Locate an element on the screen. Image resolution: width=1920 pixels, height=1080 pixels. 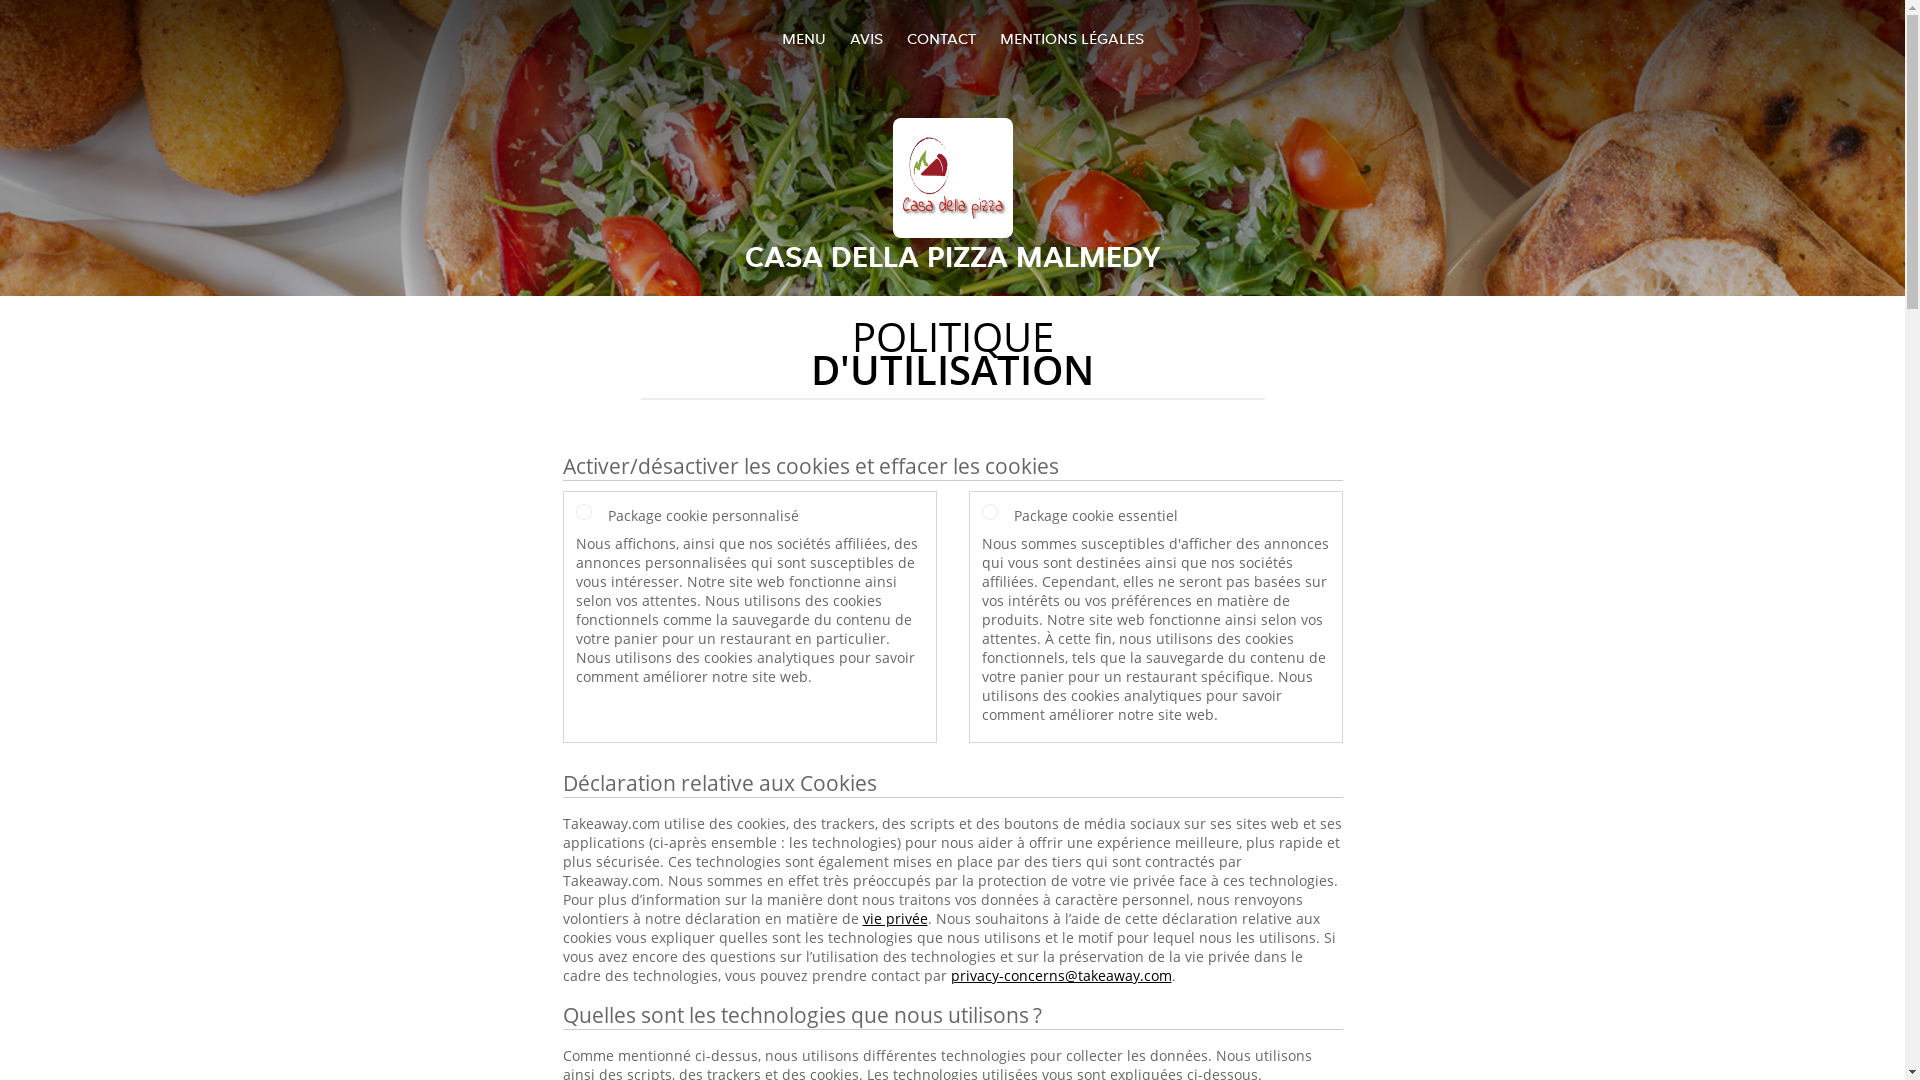
'privacy-concerns@takeaway.com' is located at coordinates (1059, 974).